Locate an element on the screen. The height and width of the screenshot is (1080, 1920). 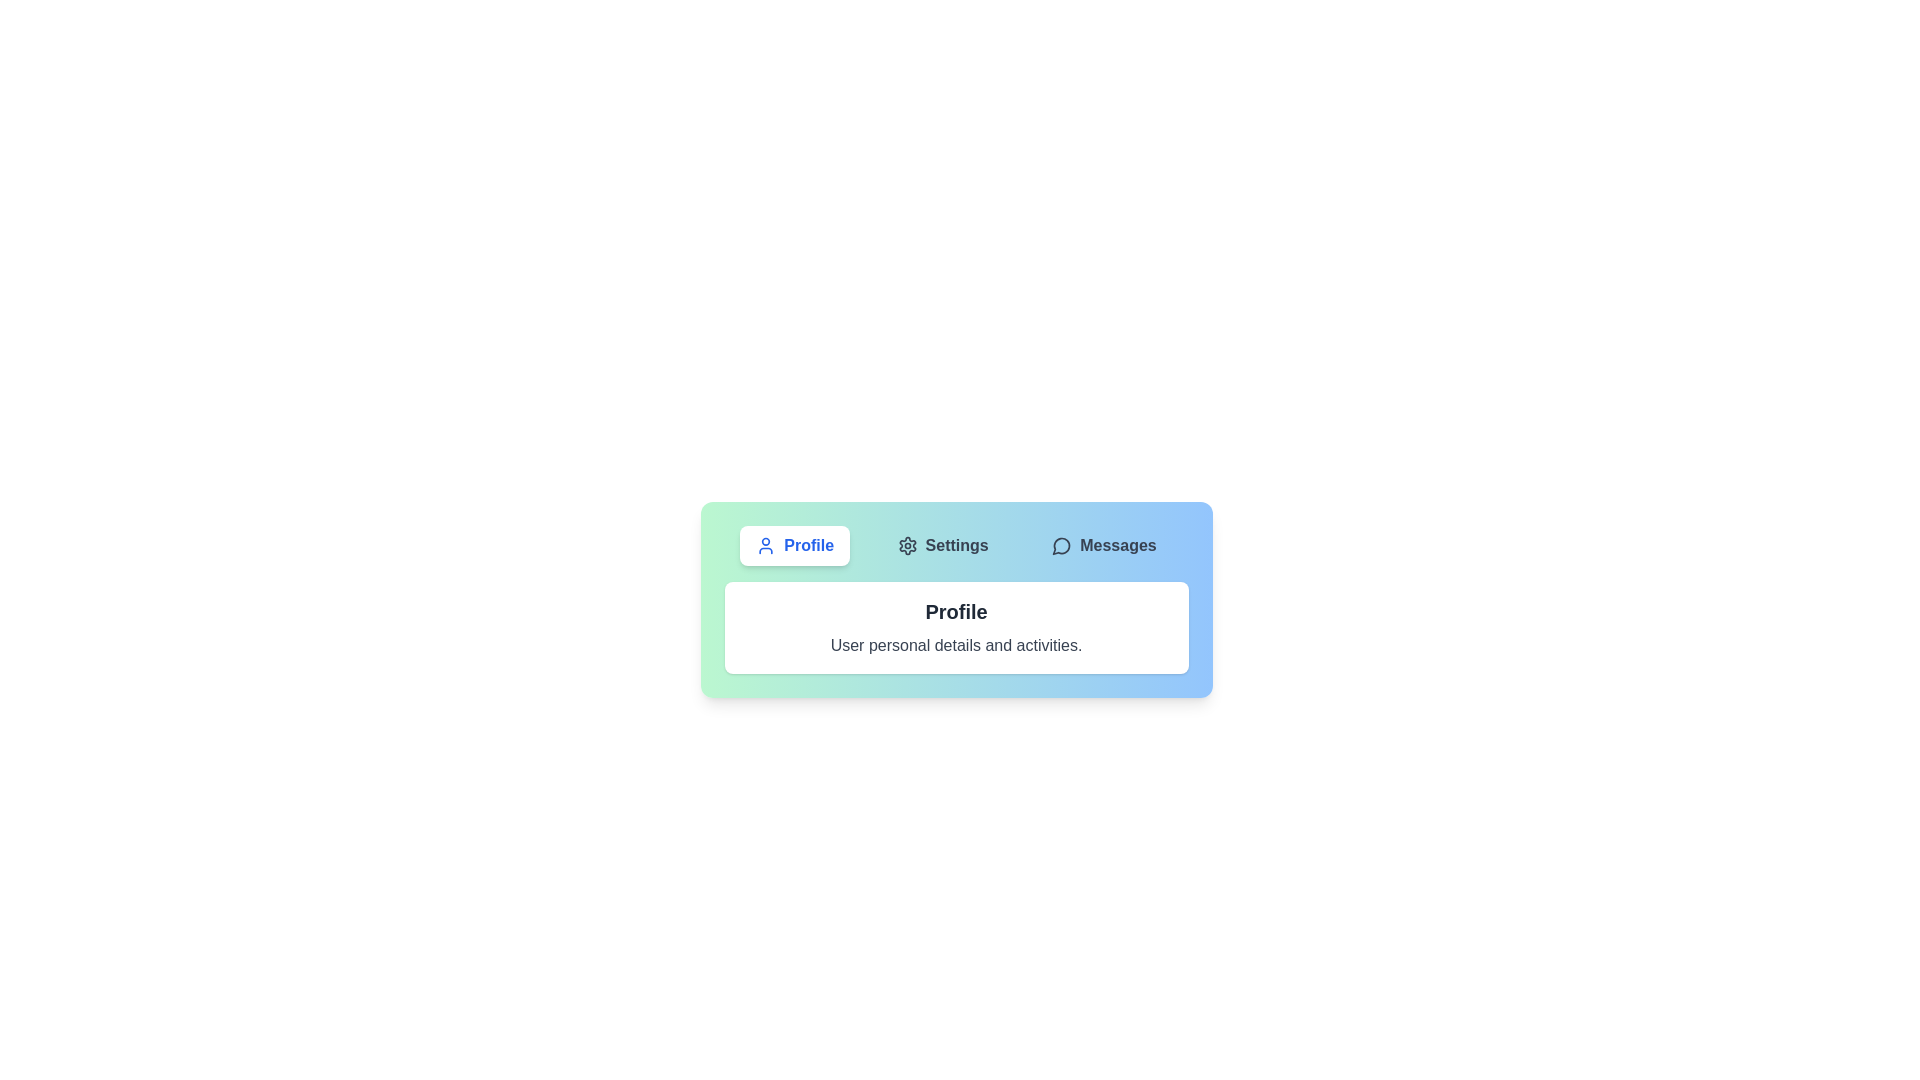
the Settings tab by clicking on its button is located at coordinates (942, 546).